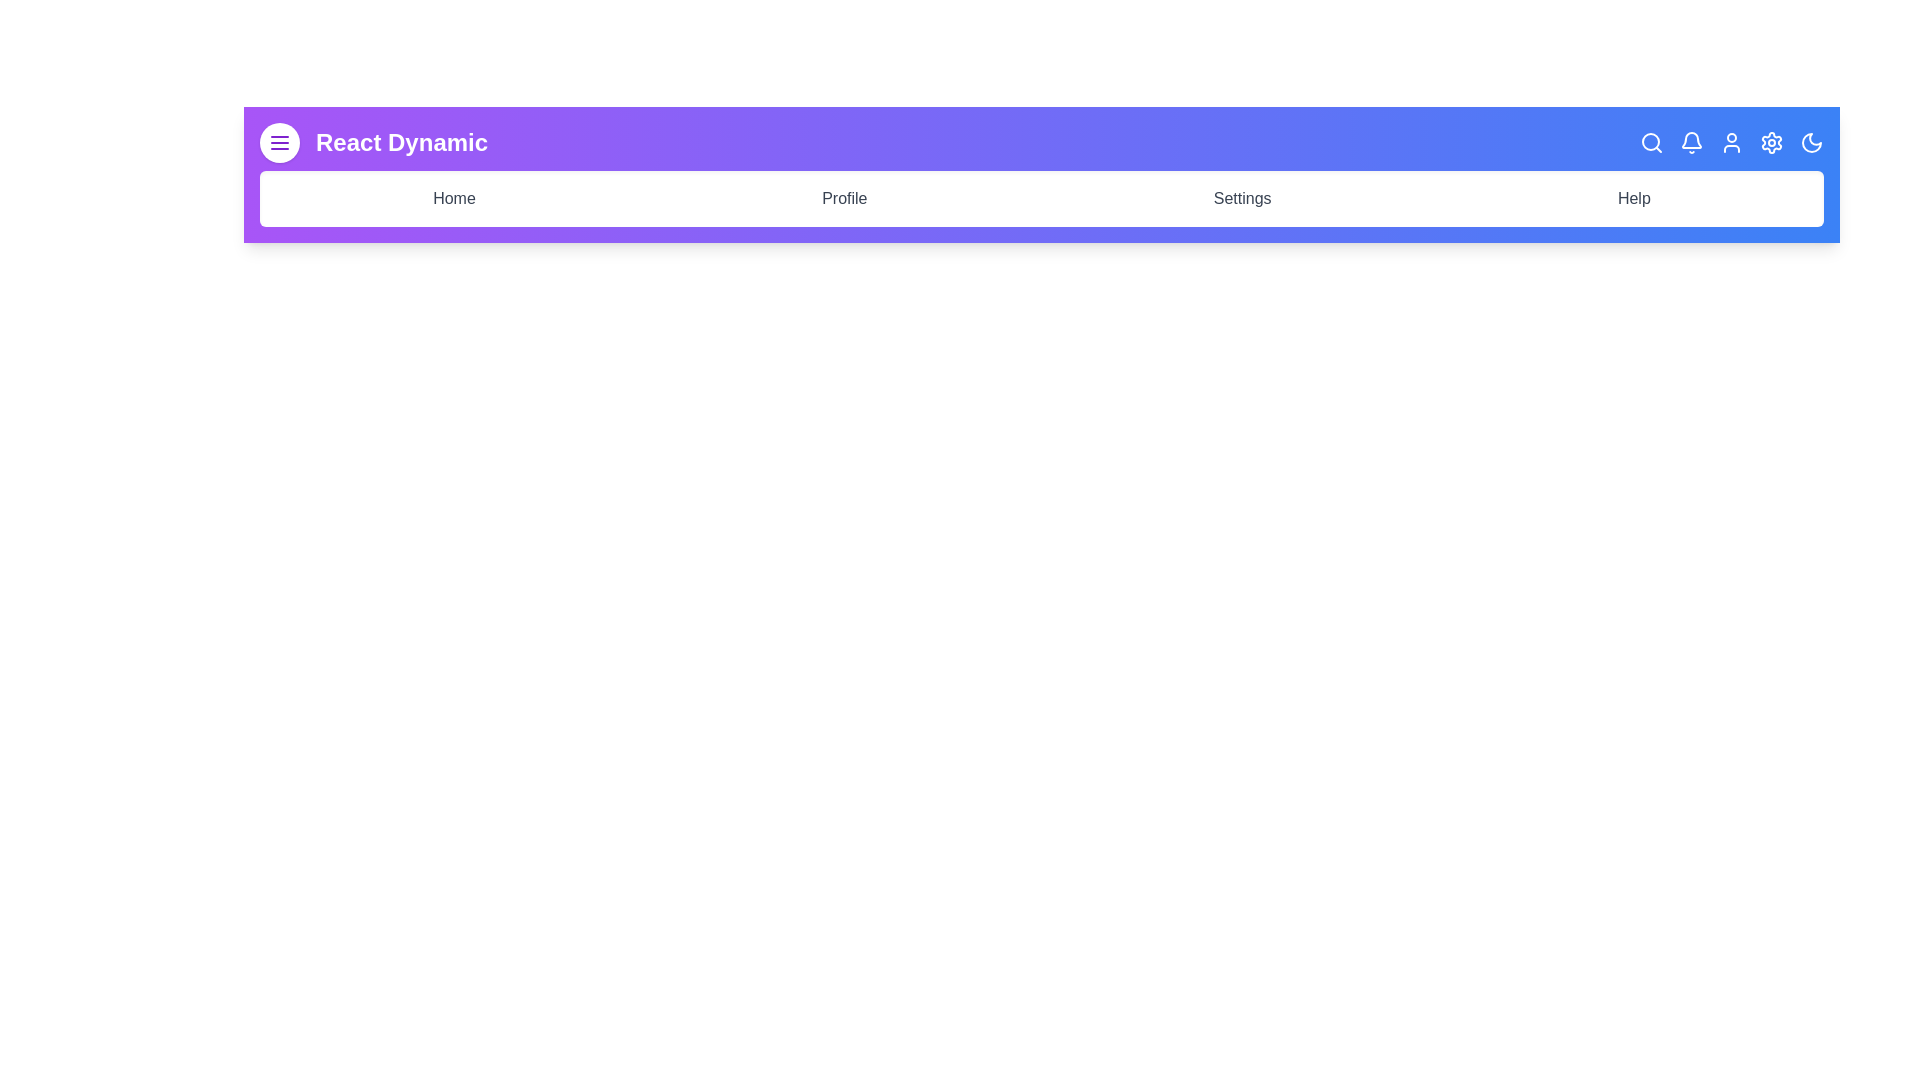 The height and width of the screenshot is (1080, 1920). What do you see at coordinates (1633, 199) in the screenshot?
I see `the text Help in the navigation bar` at bounding box center [1633, 199].